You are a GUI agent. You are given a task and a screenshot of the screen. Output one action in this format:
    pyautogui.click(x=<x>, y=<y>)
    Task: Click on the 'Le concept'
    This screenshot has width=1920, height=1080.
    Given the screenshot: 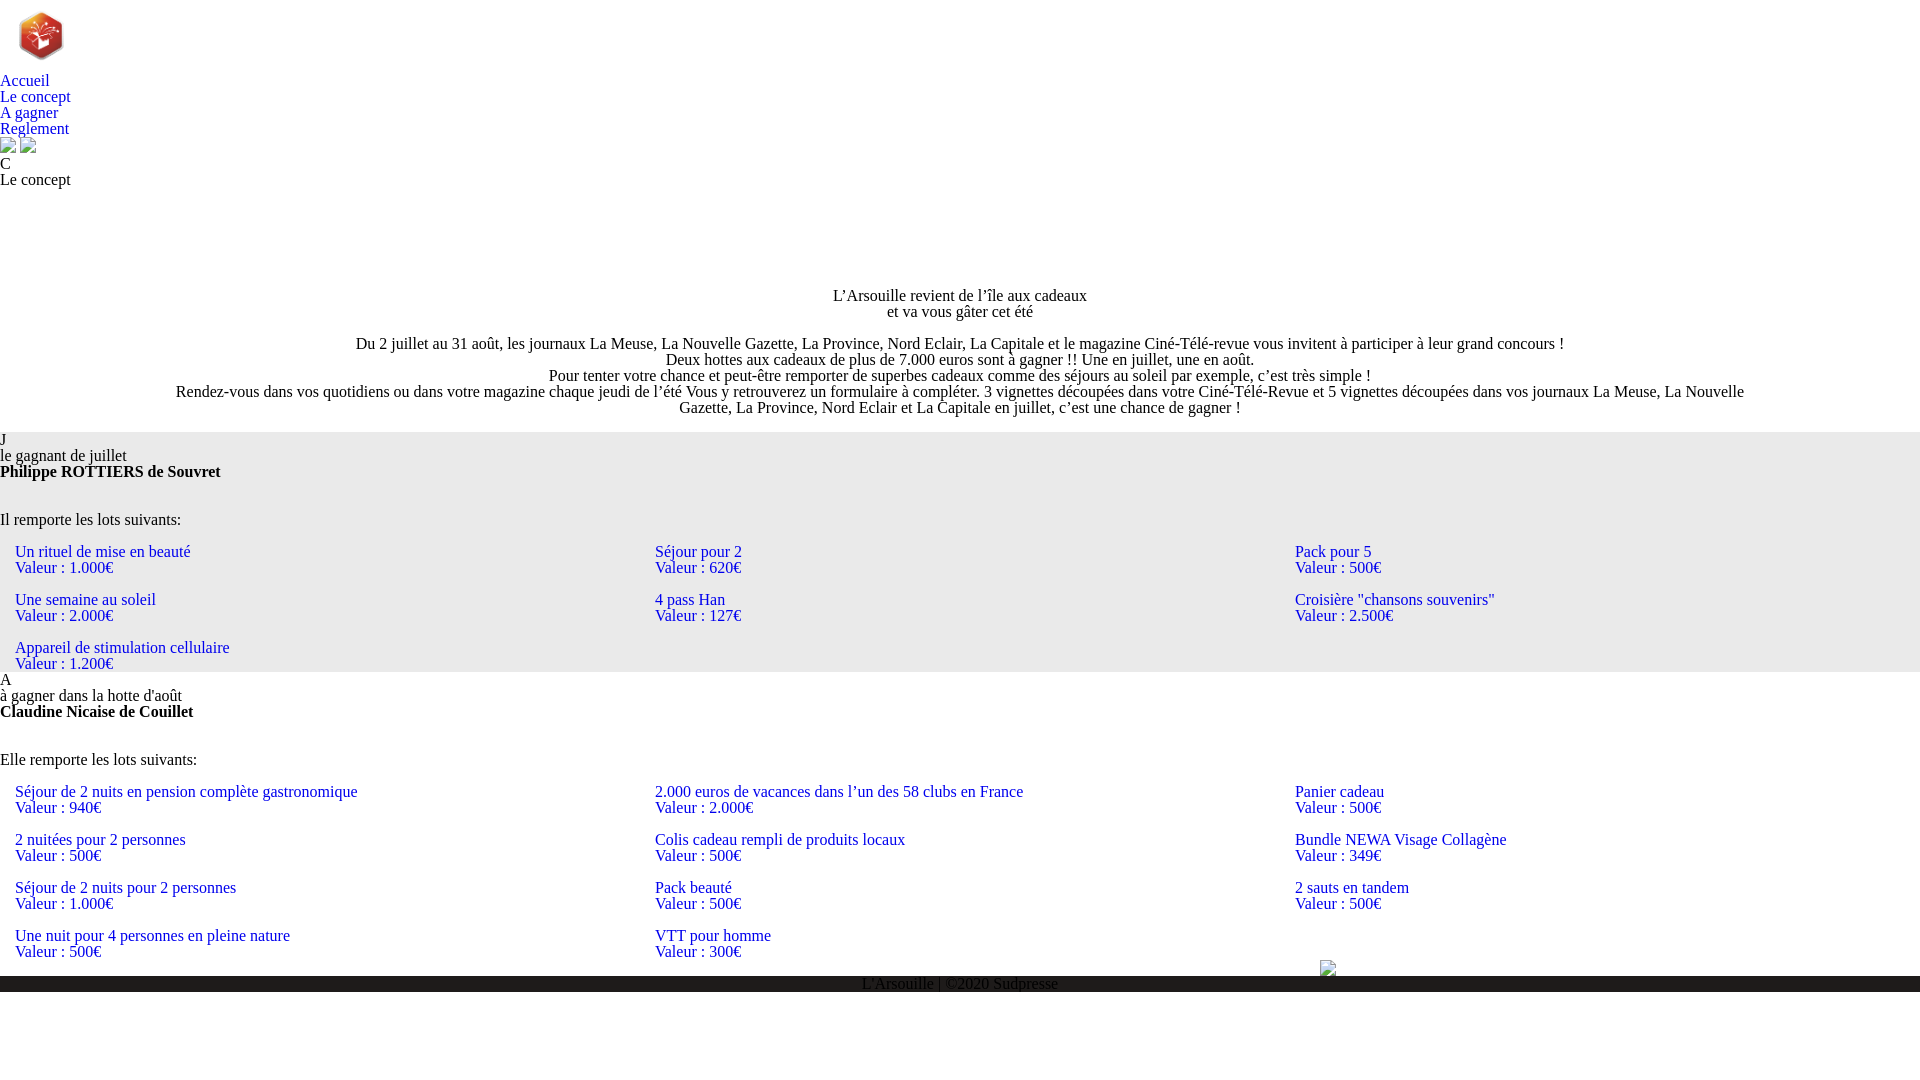 What is the action you would take?
    pyautogui.click(x=0, y=96)
    